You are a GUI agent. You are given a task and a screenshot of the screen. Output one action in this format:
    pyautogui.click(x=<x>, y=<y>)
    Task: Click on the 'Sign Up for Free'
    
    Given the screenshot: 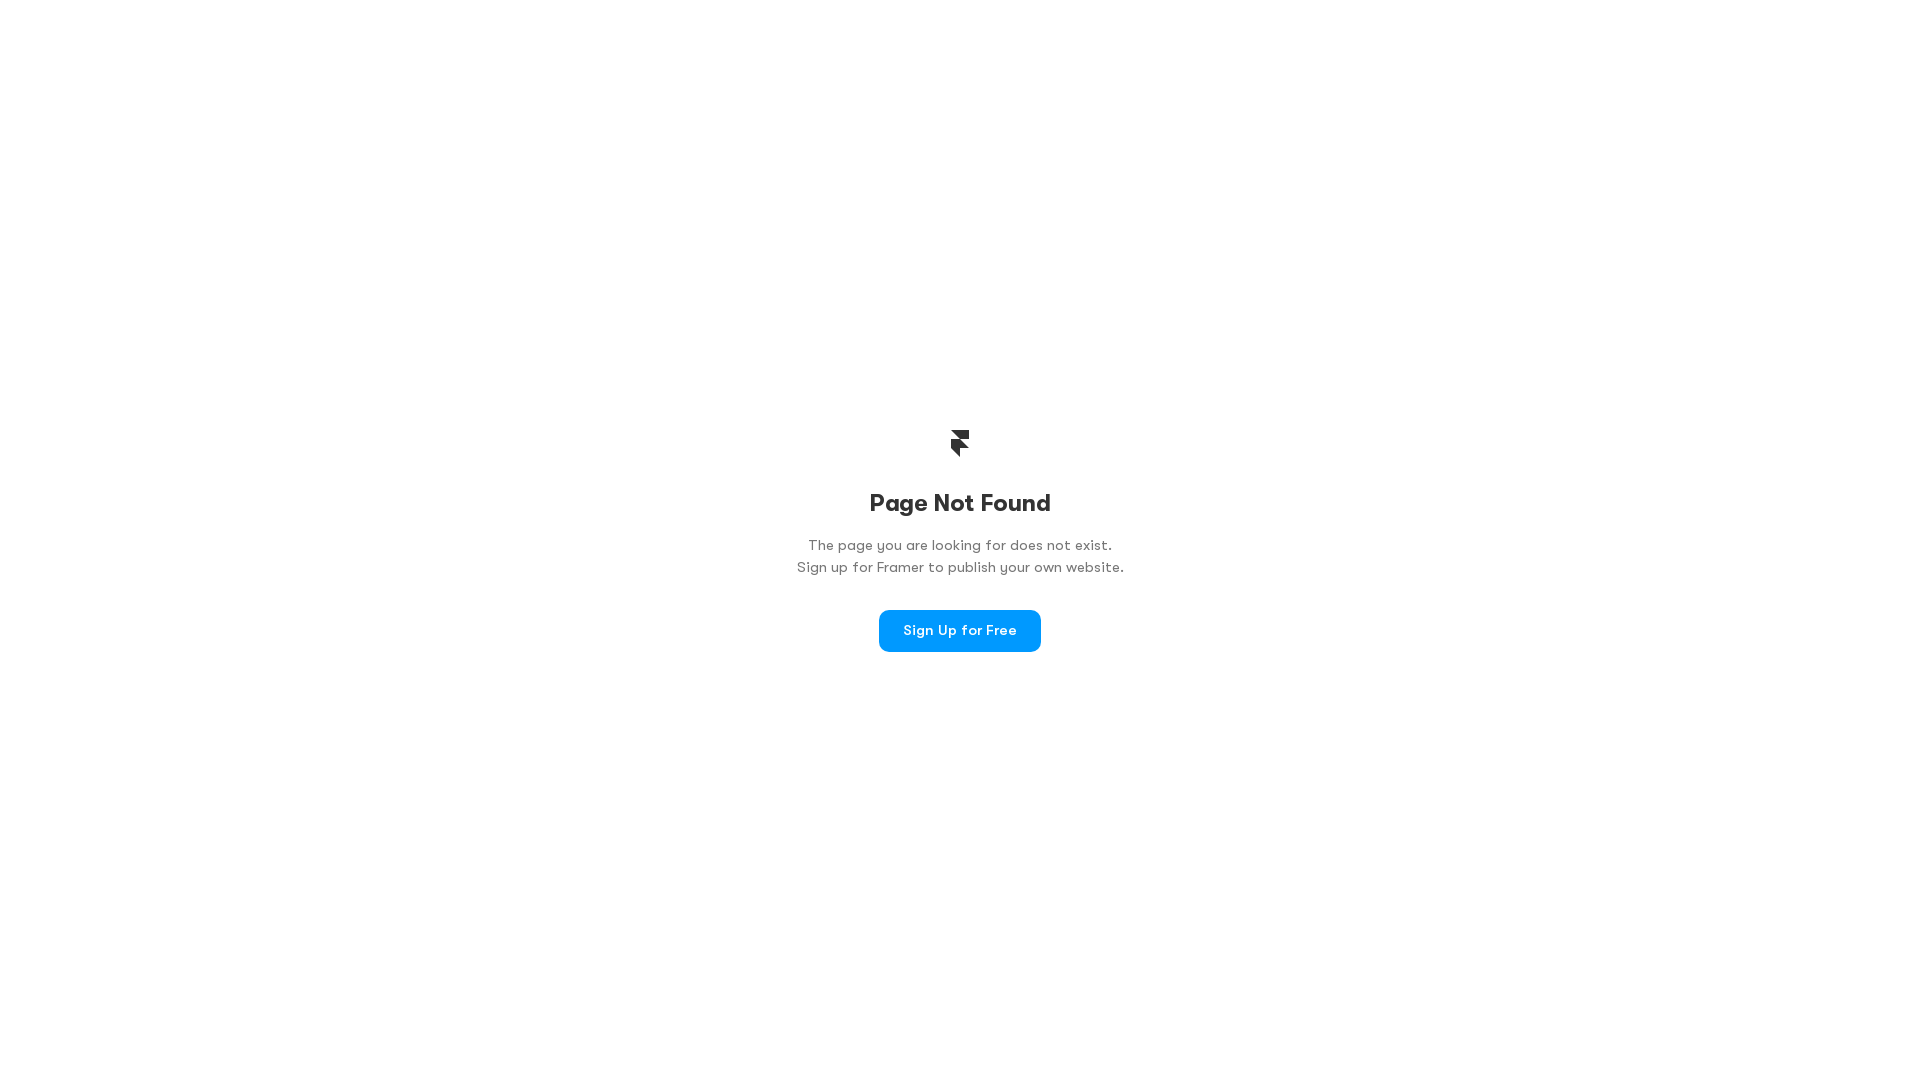 What is the action you would take?
    pyautogui.click(x=960, y=631)
    